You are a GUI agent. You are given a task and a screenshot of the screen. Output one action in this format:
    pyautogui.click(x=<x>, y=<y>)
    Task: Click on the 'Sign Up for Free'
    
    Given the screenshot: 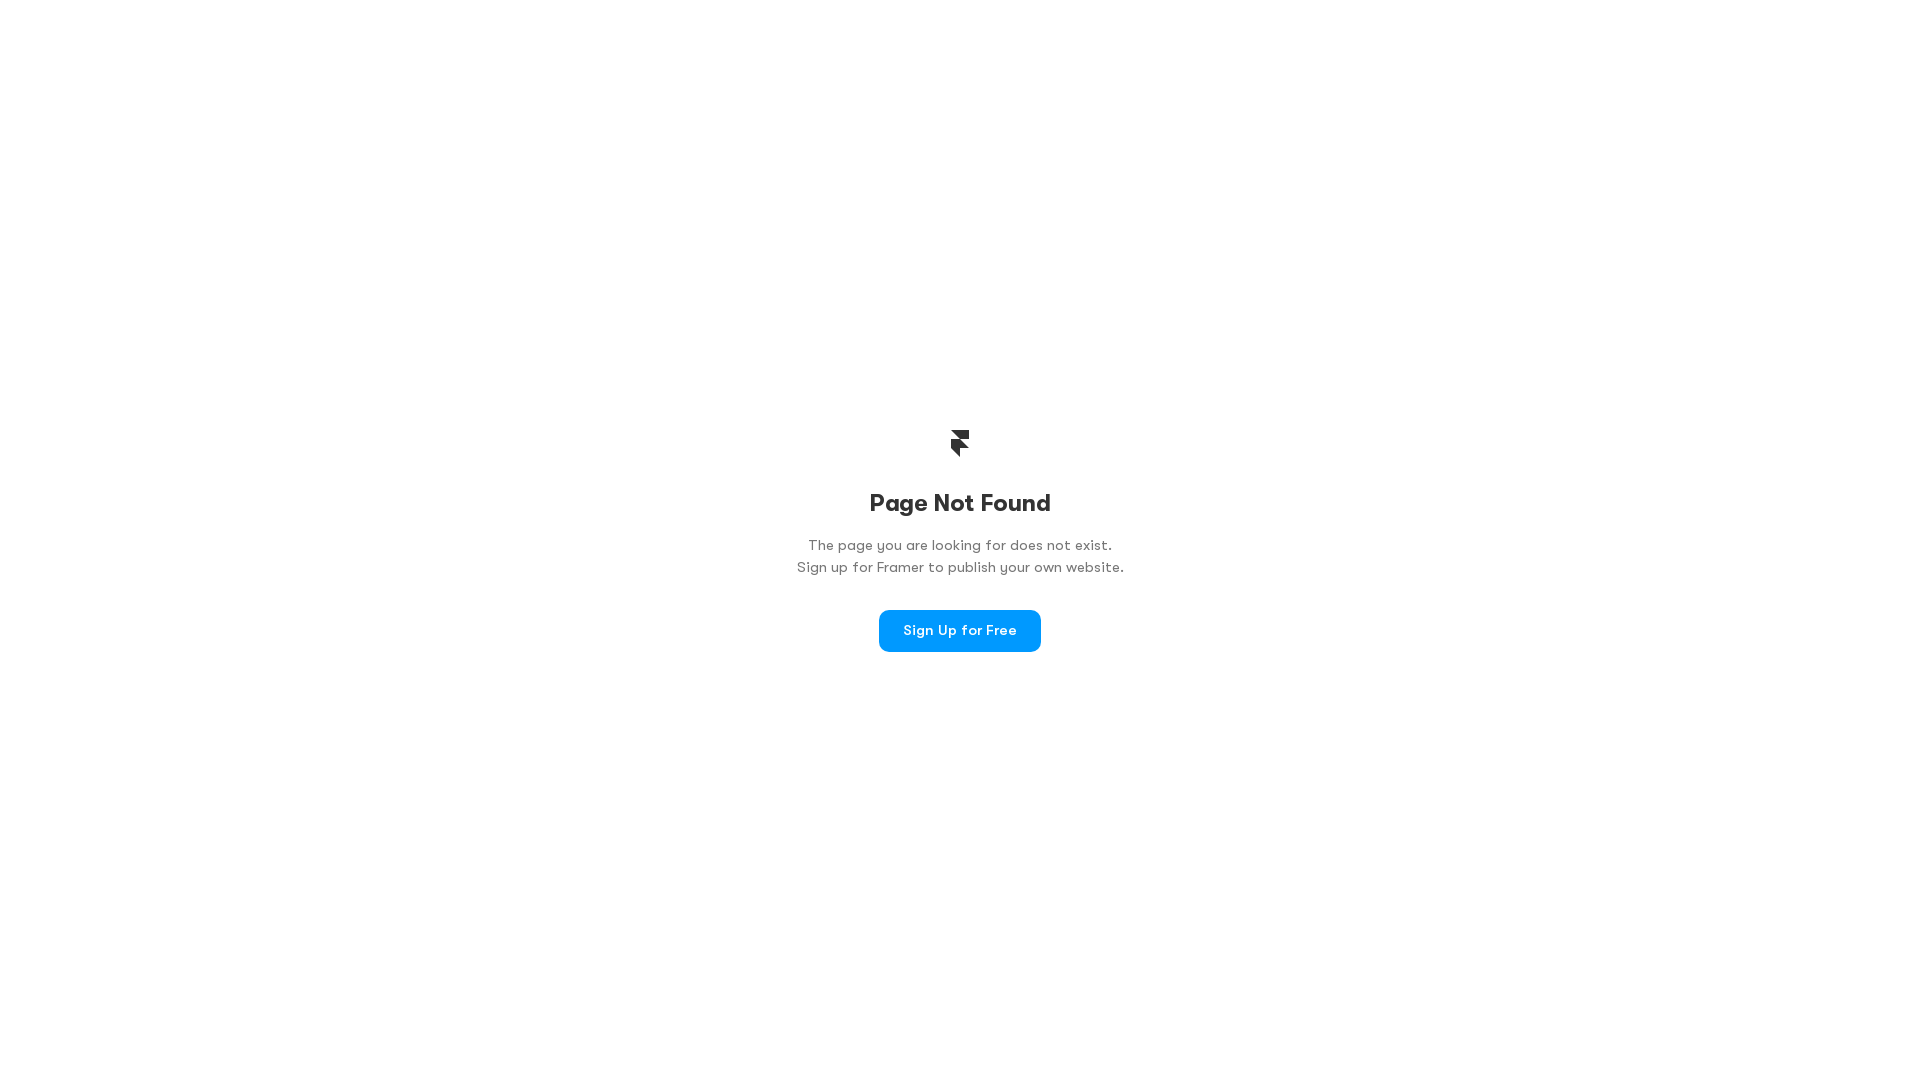 What is the action you would take?
    pyautogui.click(x=960, y=631)
    